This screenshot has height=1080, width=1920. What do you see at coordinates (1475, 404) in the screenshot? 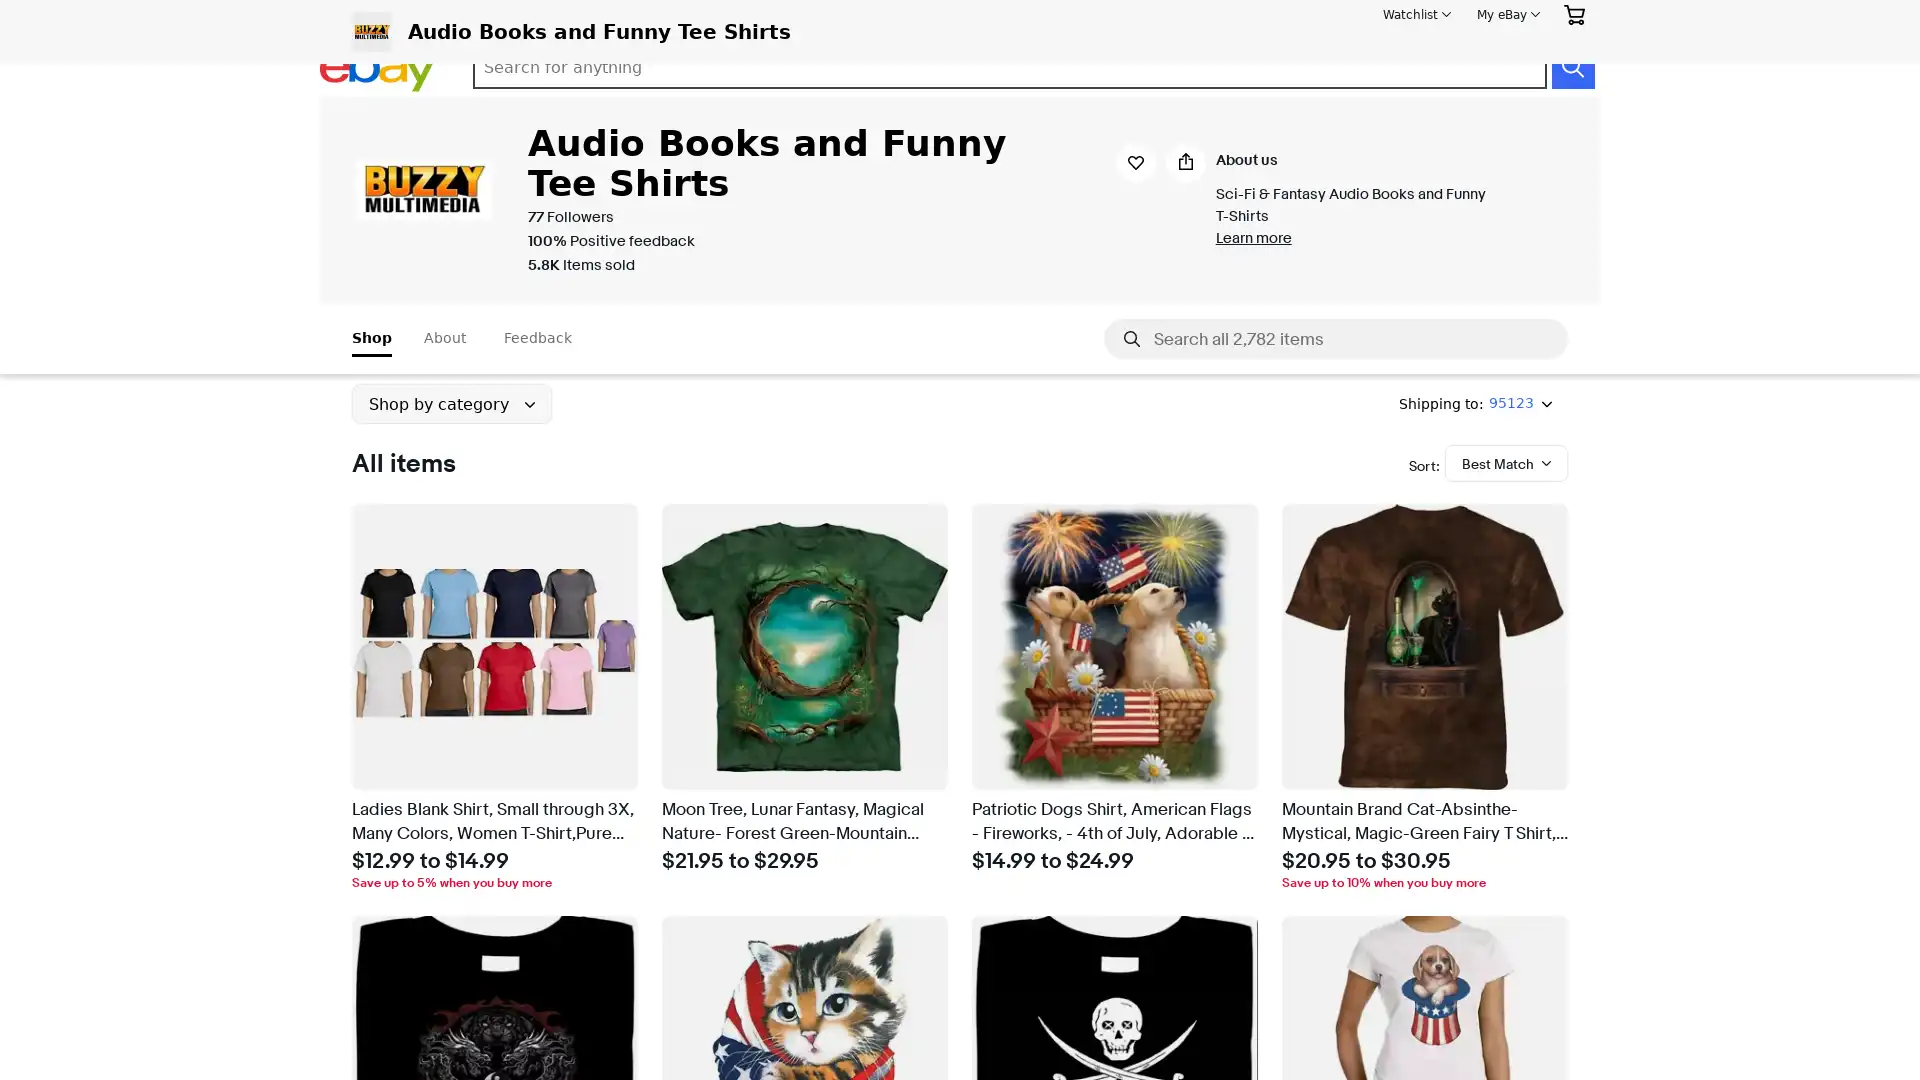
I see `Shipping to:95123` at bounding box center [1475, 404].